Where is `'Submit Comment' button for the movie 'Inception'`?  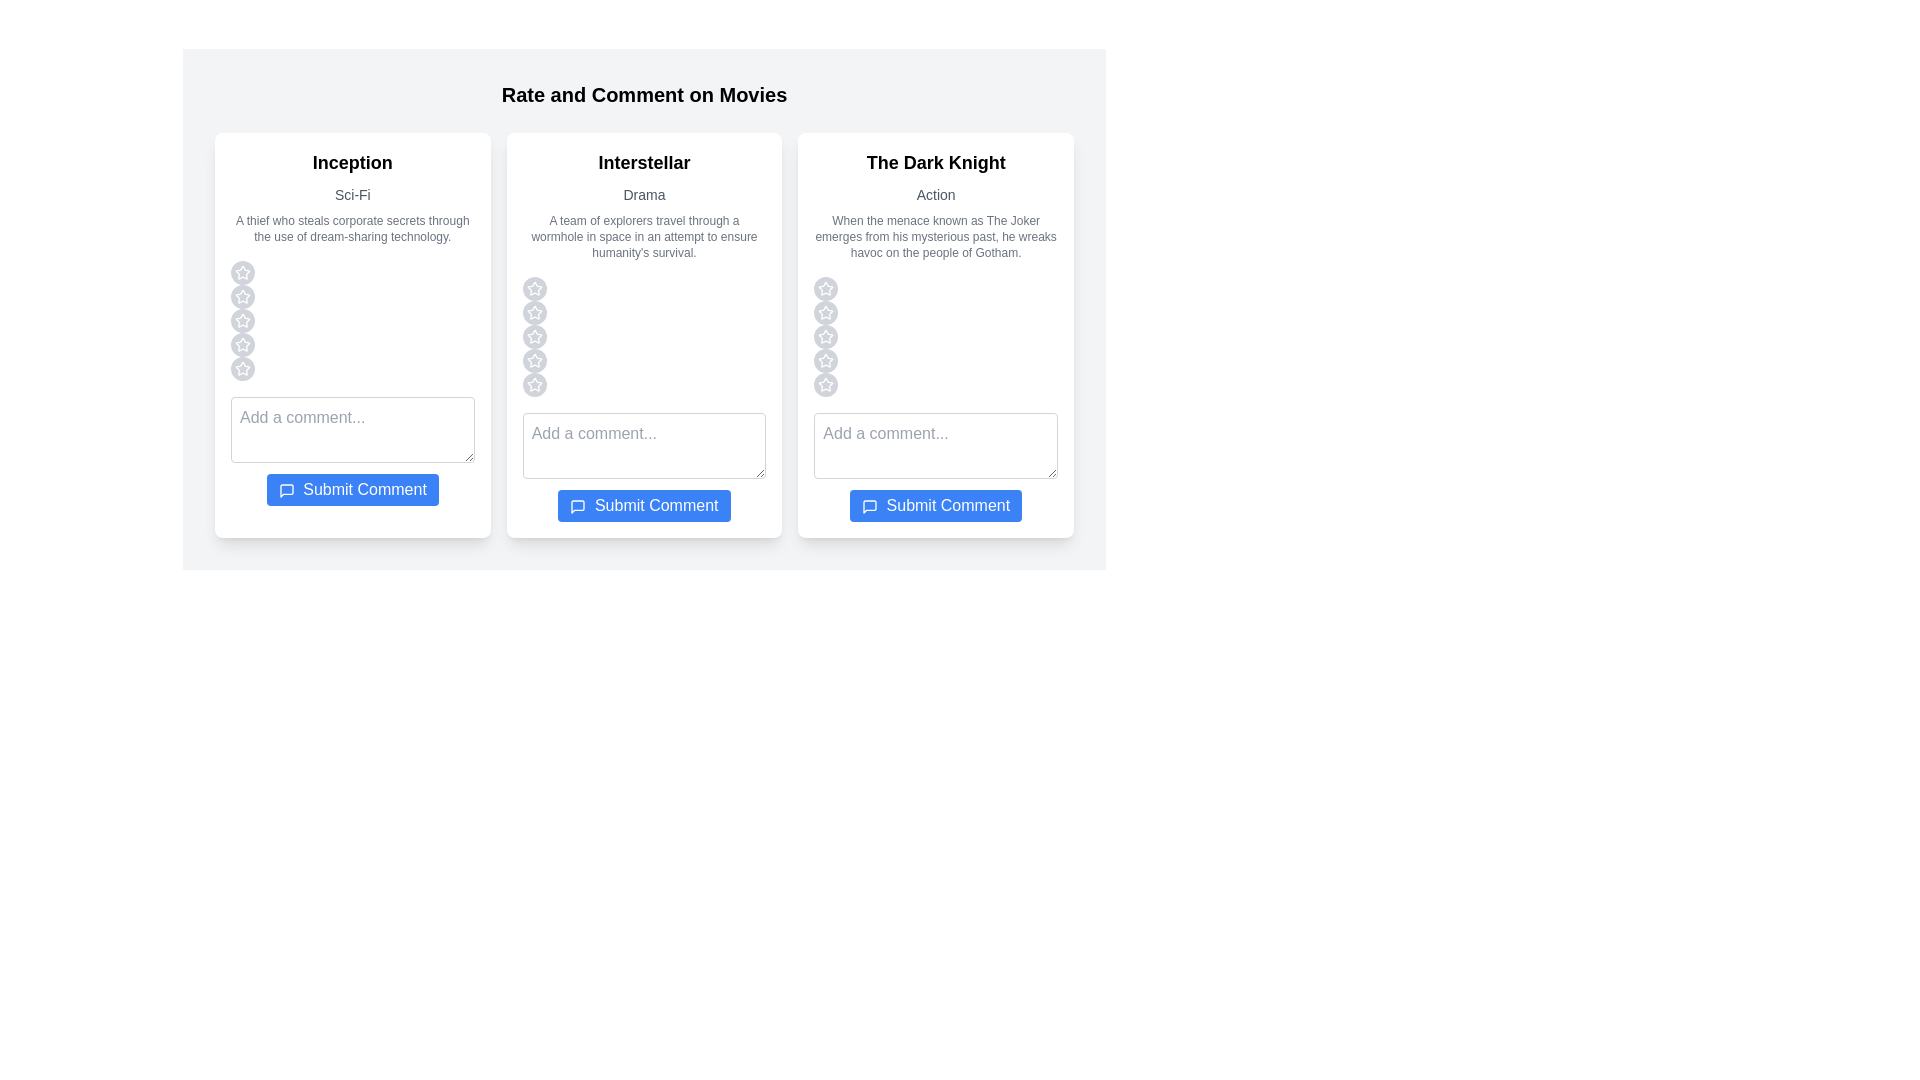 'Submit Comment' button for the movie 'Inception' is located at coordinates (352, 489).